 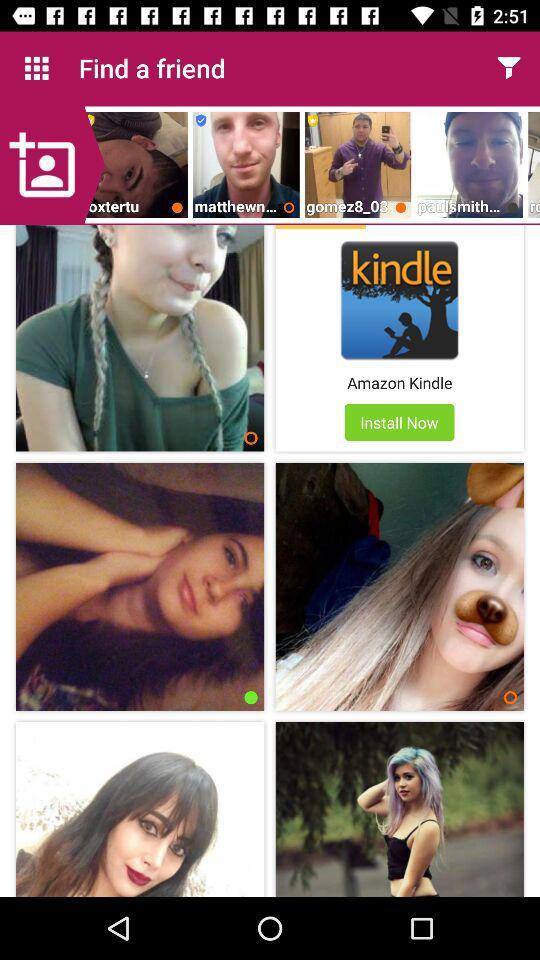 What do you see at coordinates (399, 381) in the screenshot?
I see `app above the install now icon` at bounding box center [399, 381].